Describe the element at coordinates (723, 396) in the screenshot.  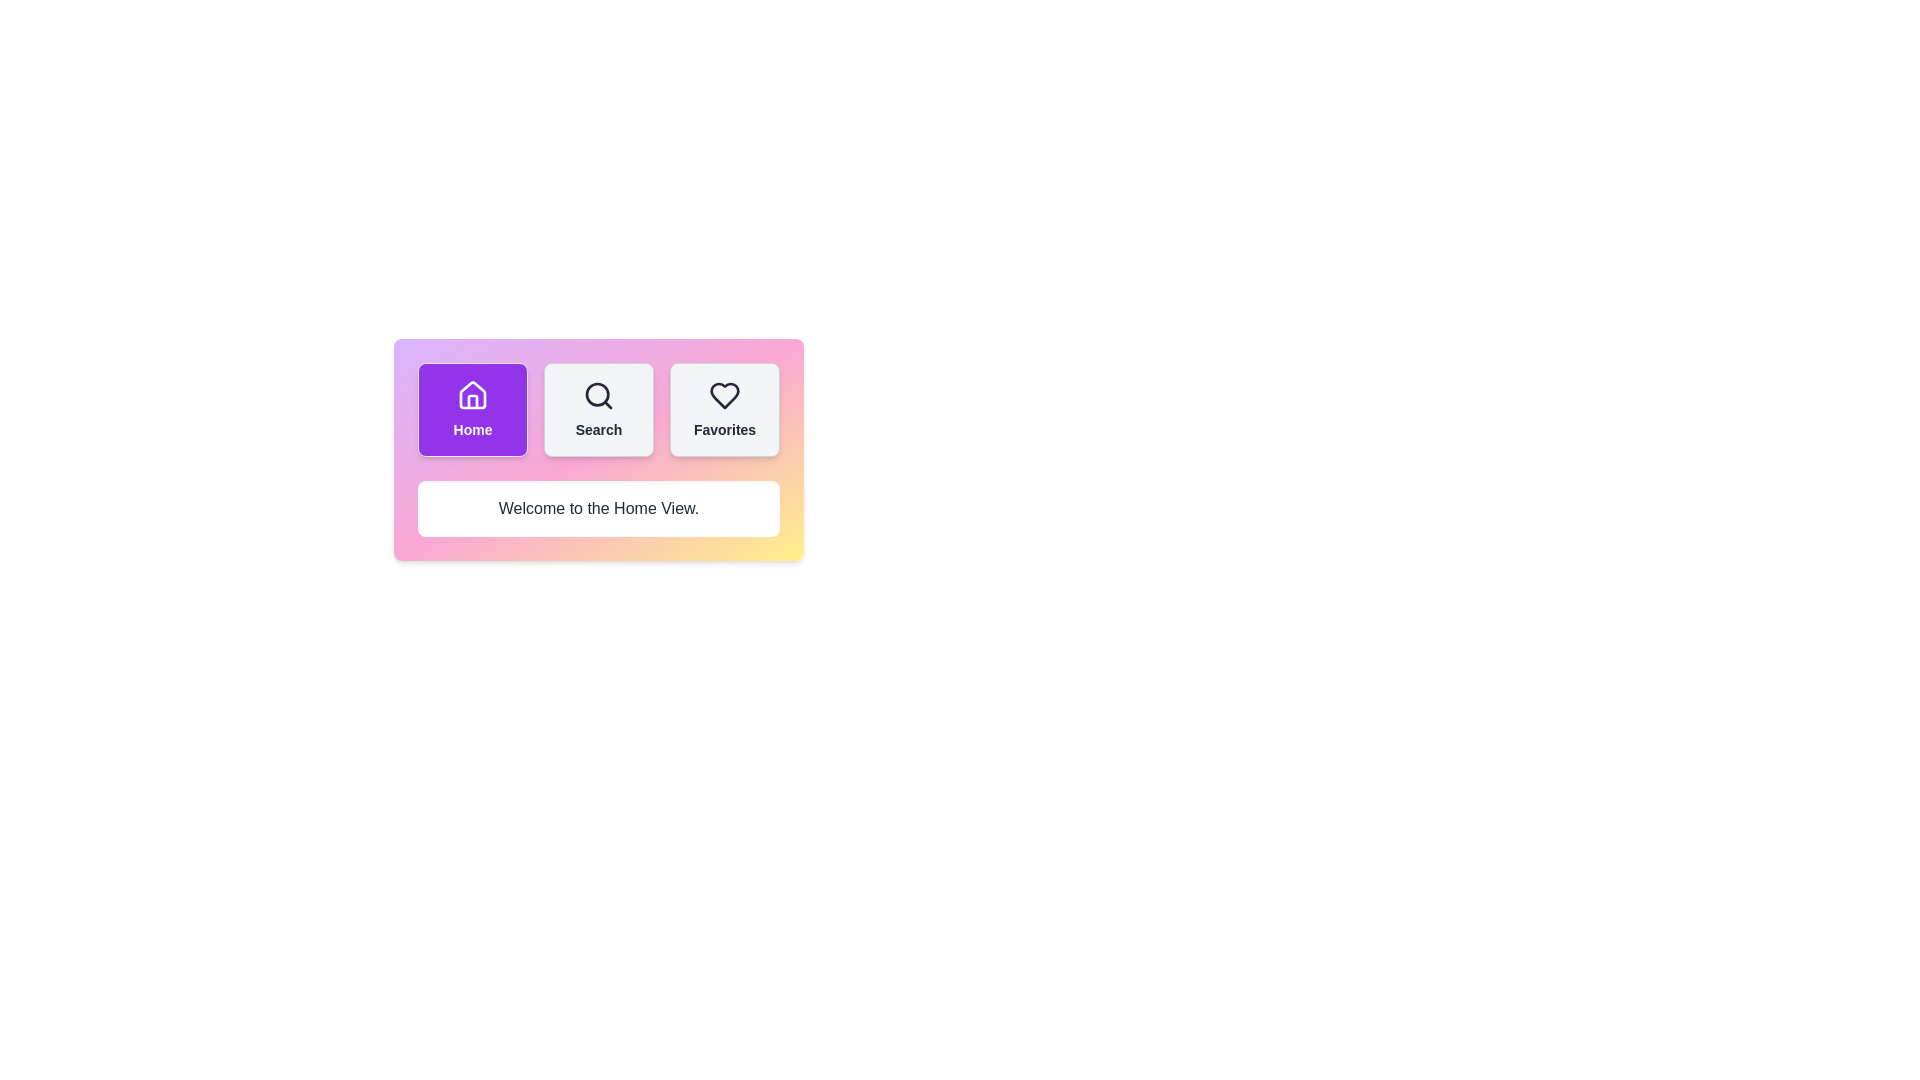
I see `the heart-shaped icon outlined in black located in the 'Favorites' section of the horizontal navigation menu to favorite something` at that location.